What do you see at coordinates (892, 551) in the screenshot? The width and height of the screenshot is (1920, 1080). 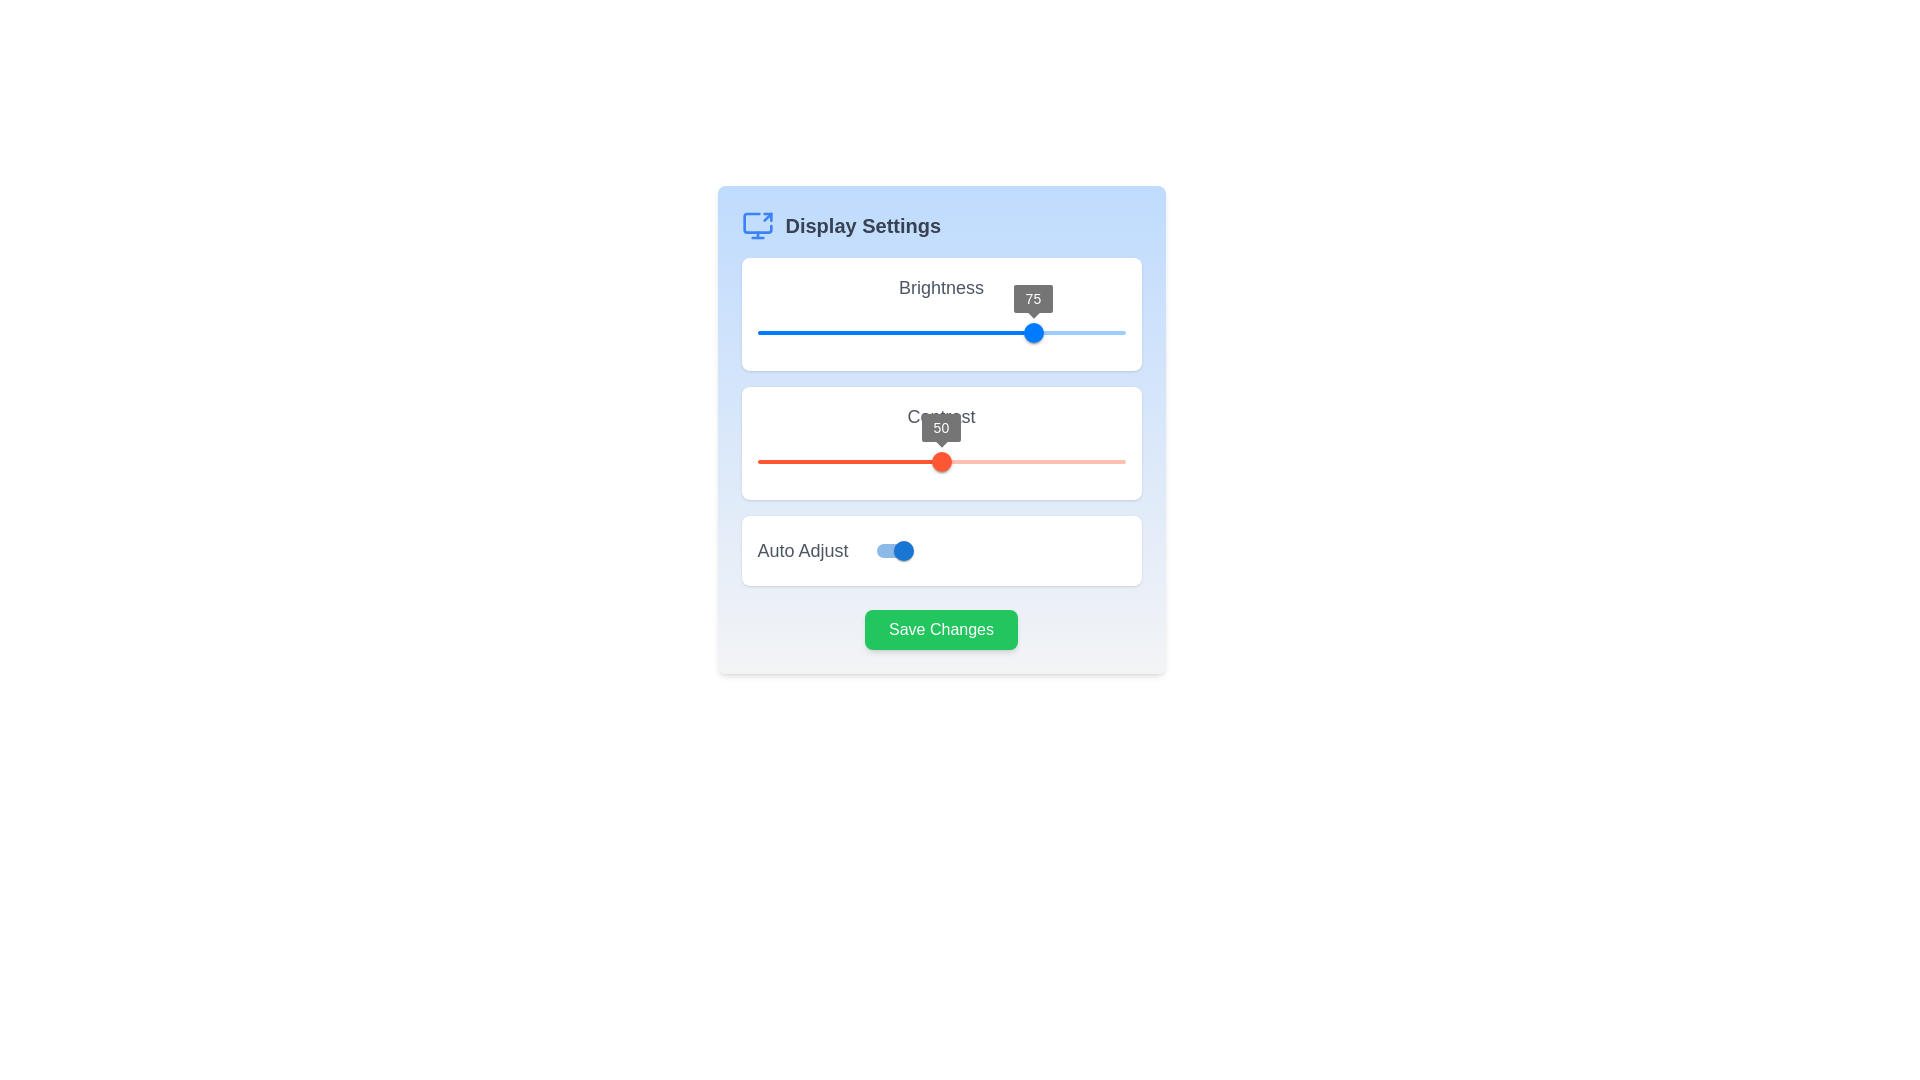 I see `the toggle switch track located` at bounding box center [892, 551].